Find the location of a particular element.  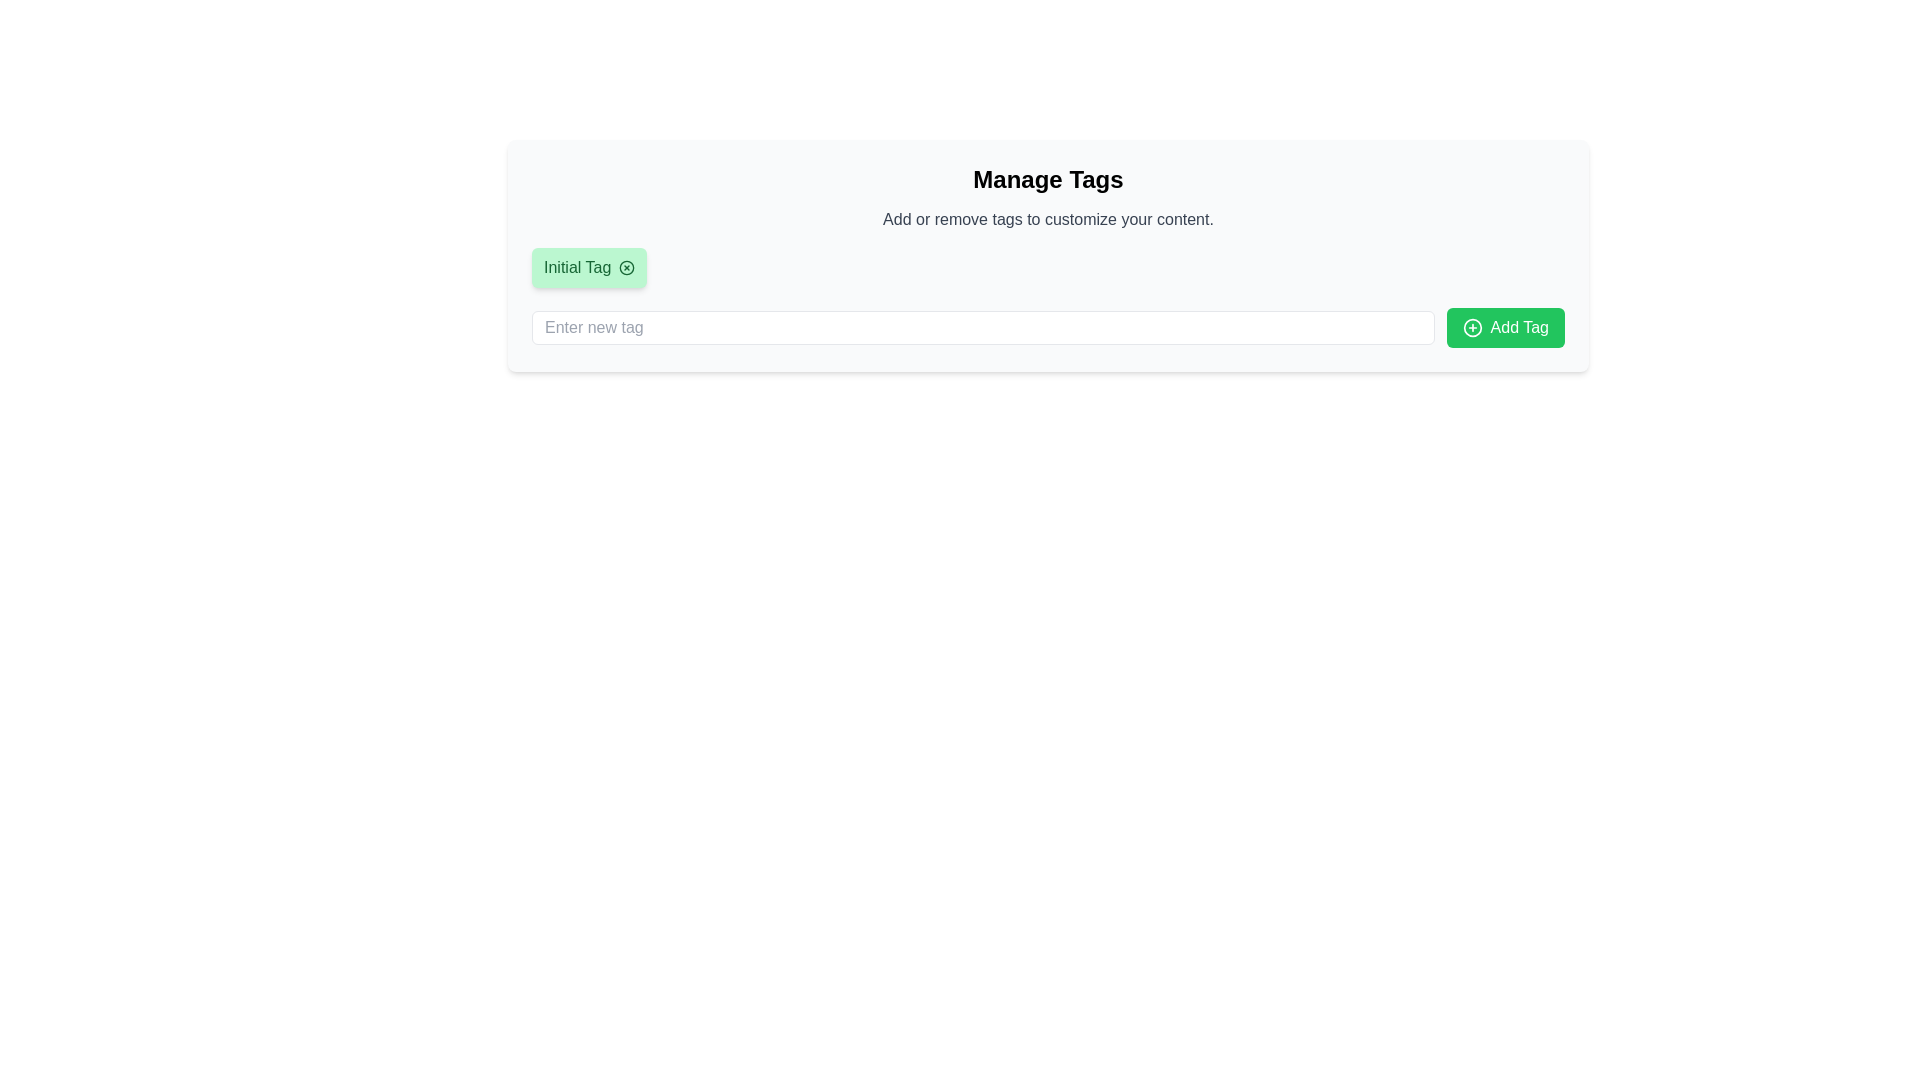

the close icon button with an 'X' shape, located within the green rounded rectangle labeled 'Initial Tag' is located at coordinates (626, 266).